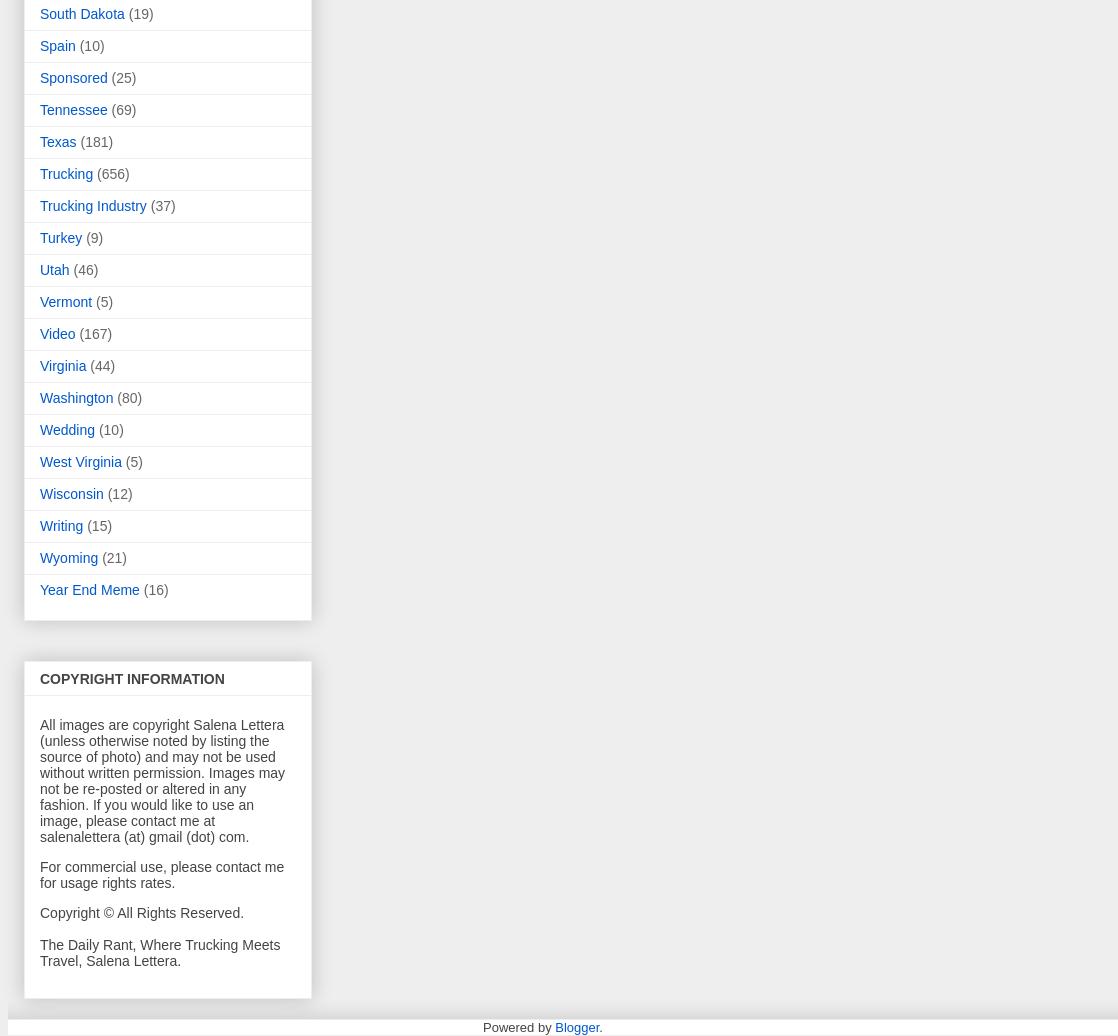  Describe the element at coordinates (123, 110) in the screenshot. I see `'(69)'` at that location.